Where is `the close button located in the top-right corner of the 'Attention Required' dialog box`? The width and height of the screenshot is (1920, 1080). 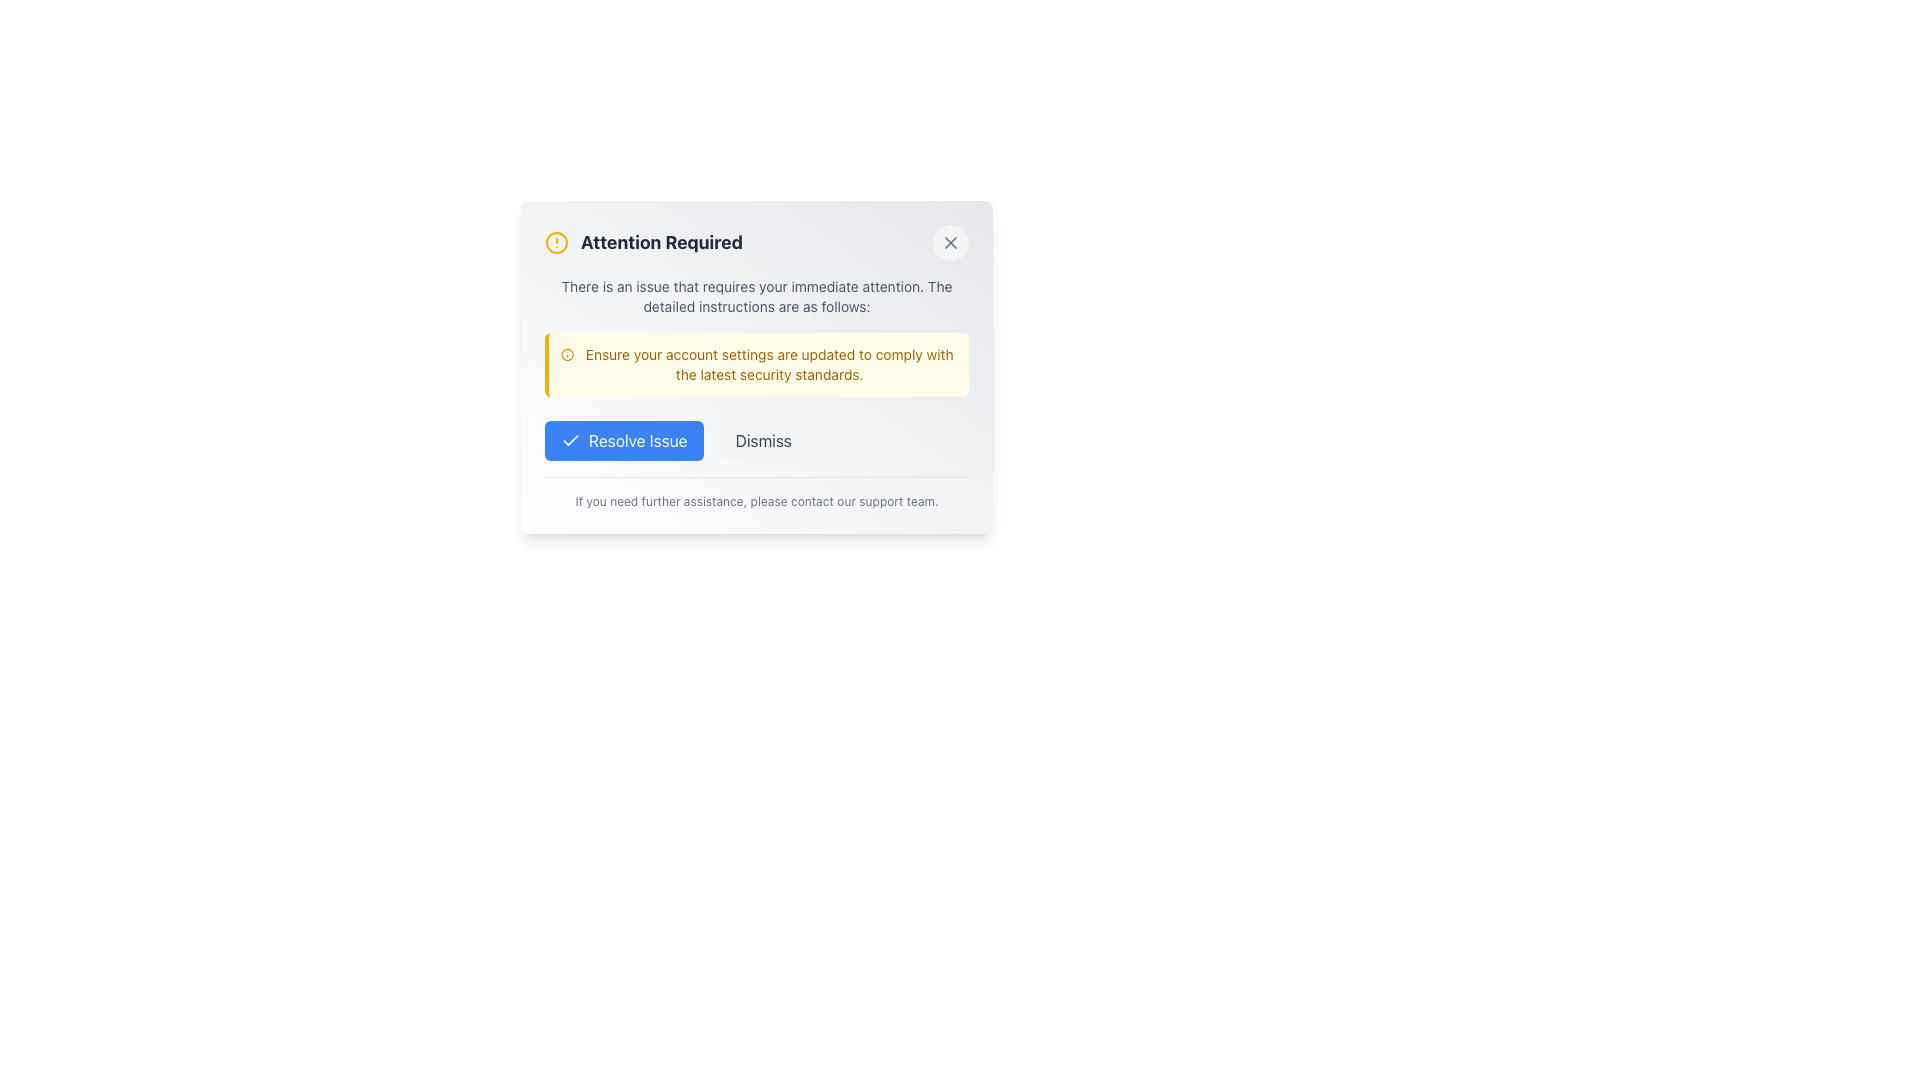
the close button located in the top-right corner of the 'Attention Required' dialog box is located at coordinates (949, 242).